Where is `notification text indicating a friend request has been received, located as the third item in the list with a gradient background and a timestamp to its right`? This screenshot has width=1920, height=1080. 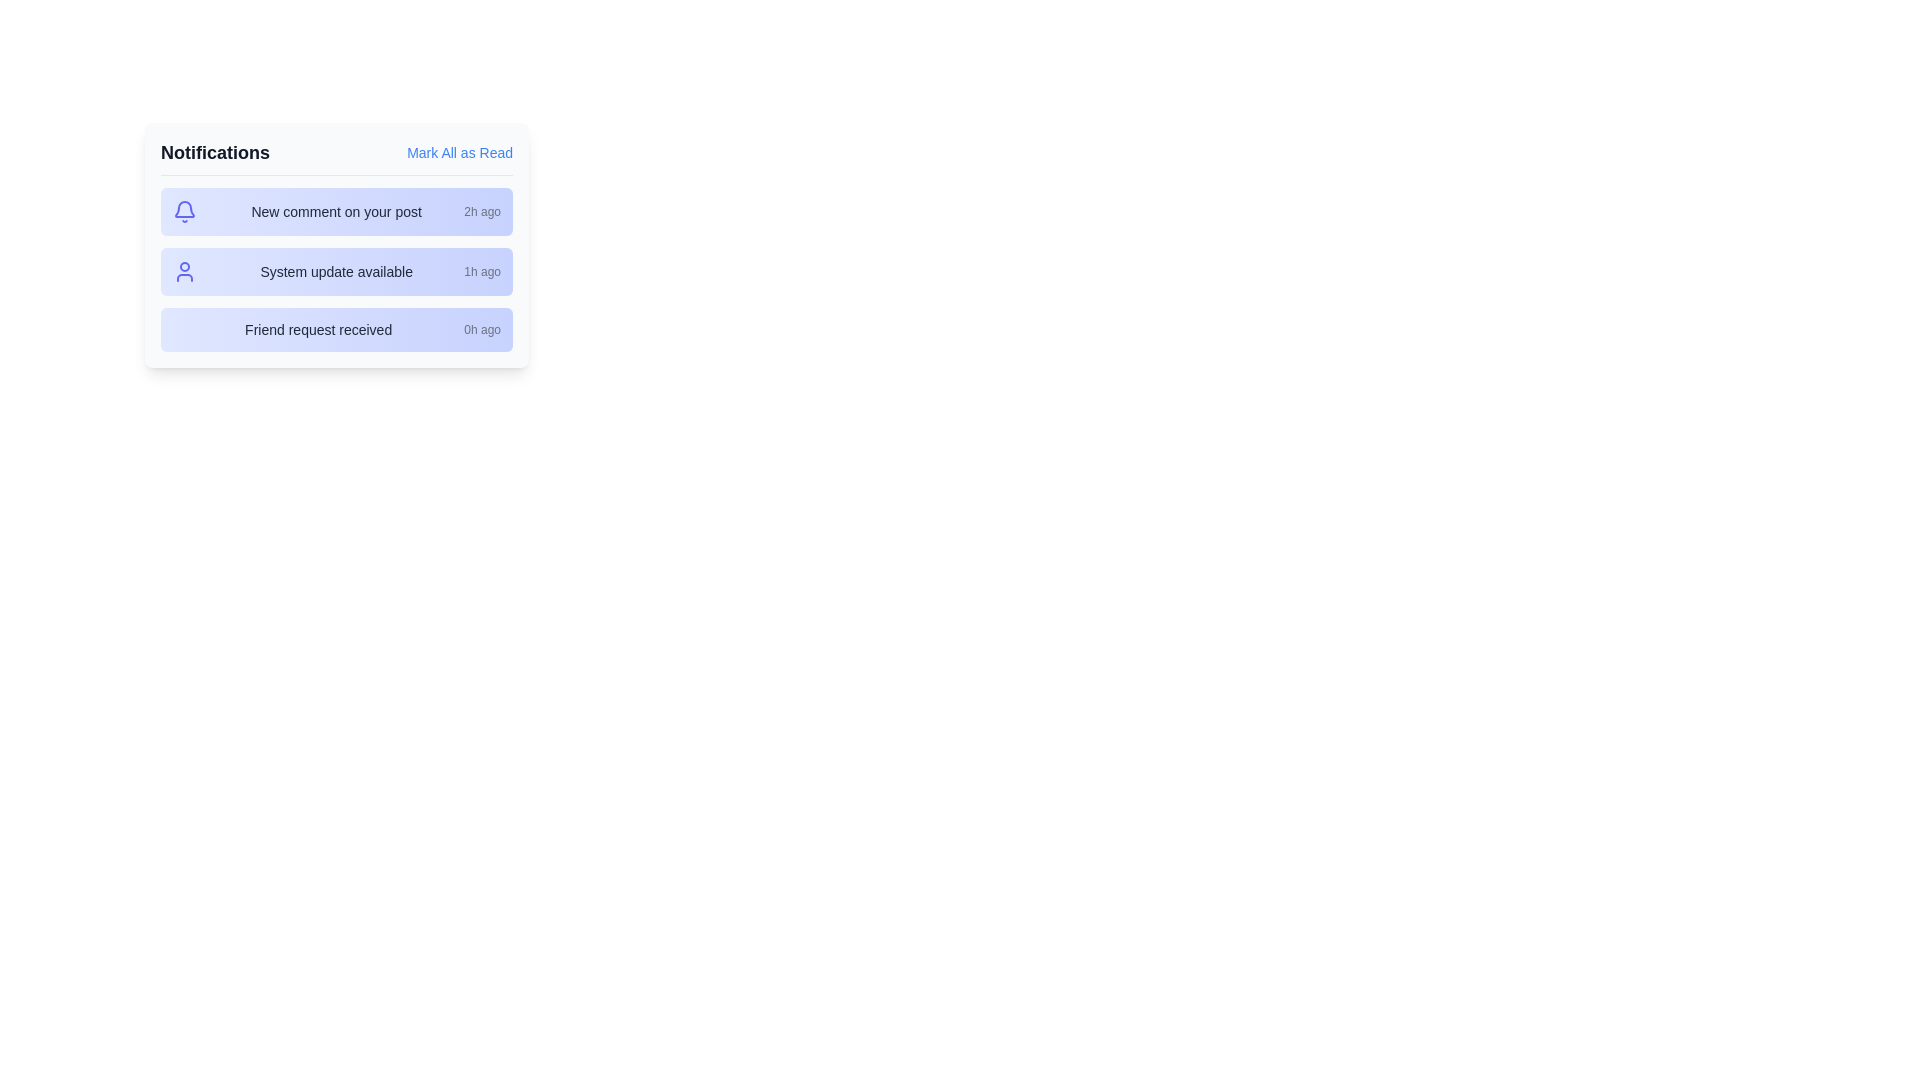
notification text indicating a friend request has been received, located as the third item in the list with a gradient background and a timestamp to its right is located at coordinates (317, 329).